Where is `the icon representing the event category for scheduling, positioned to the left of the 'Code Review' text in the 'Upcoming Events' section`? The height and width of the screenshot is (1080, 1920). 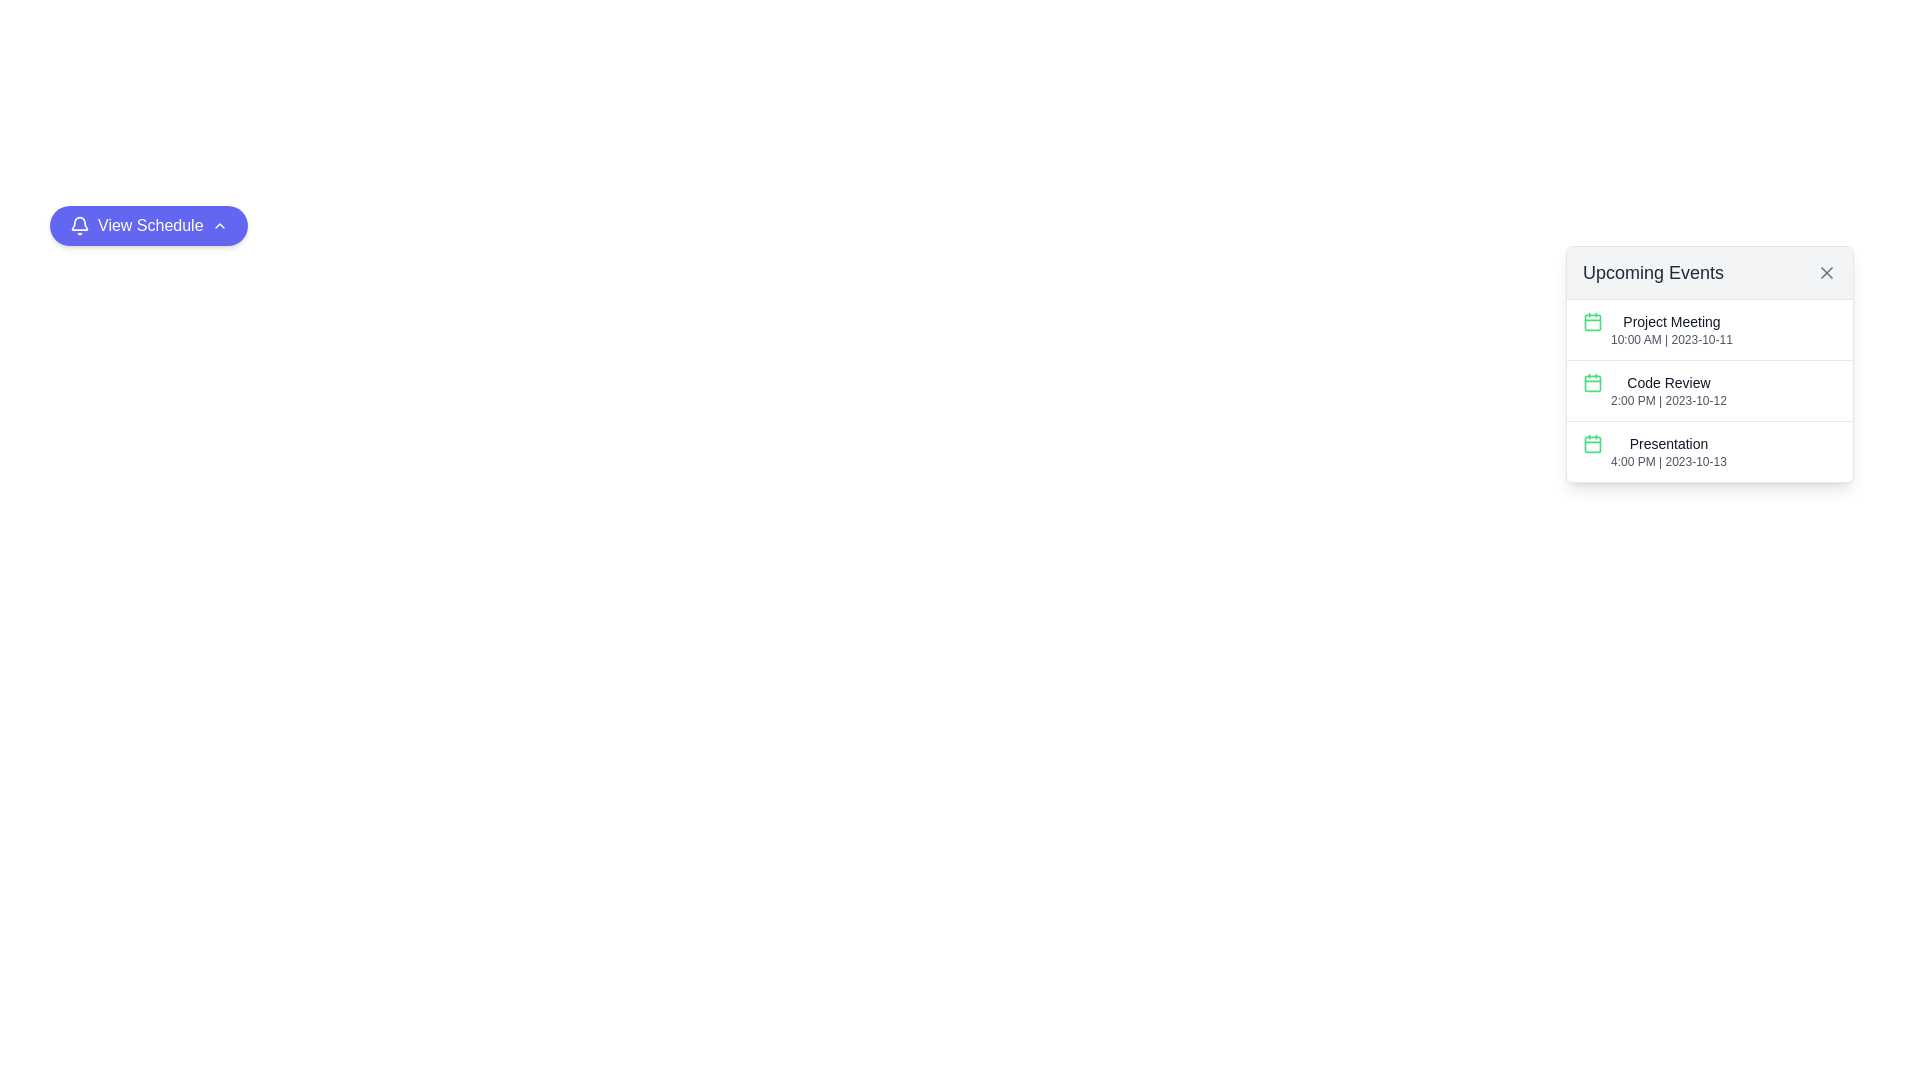
the icon representing the event category for scheduling, positioned to the left of the 'Code Review' text in the 'Upcoming Events' section is located at coordinates (1592, 382).